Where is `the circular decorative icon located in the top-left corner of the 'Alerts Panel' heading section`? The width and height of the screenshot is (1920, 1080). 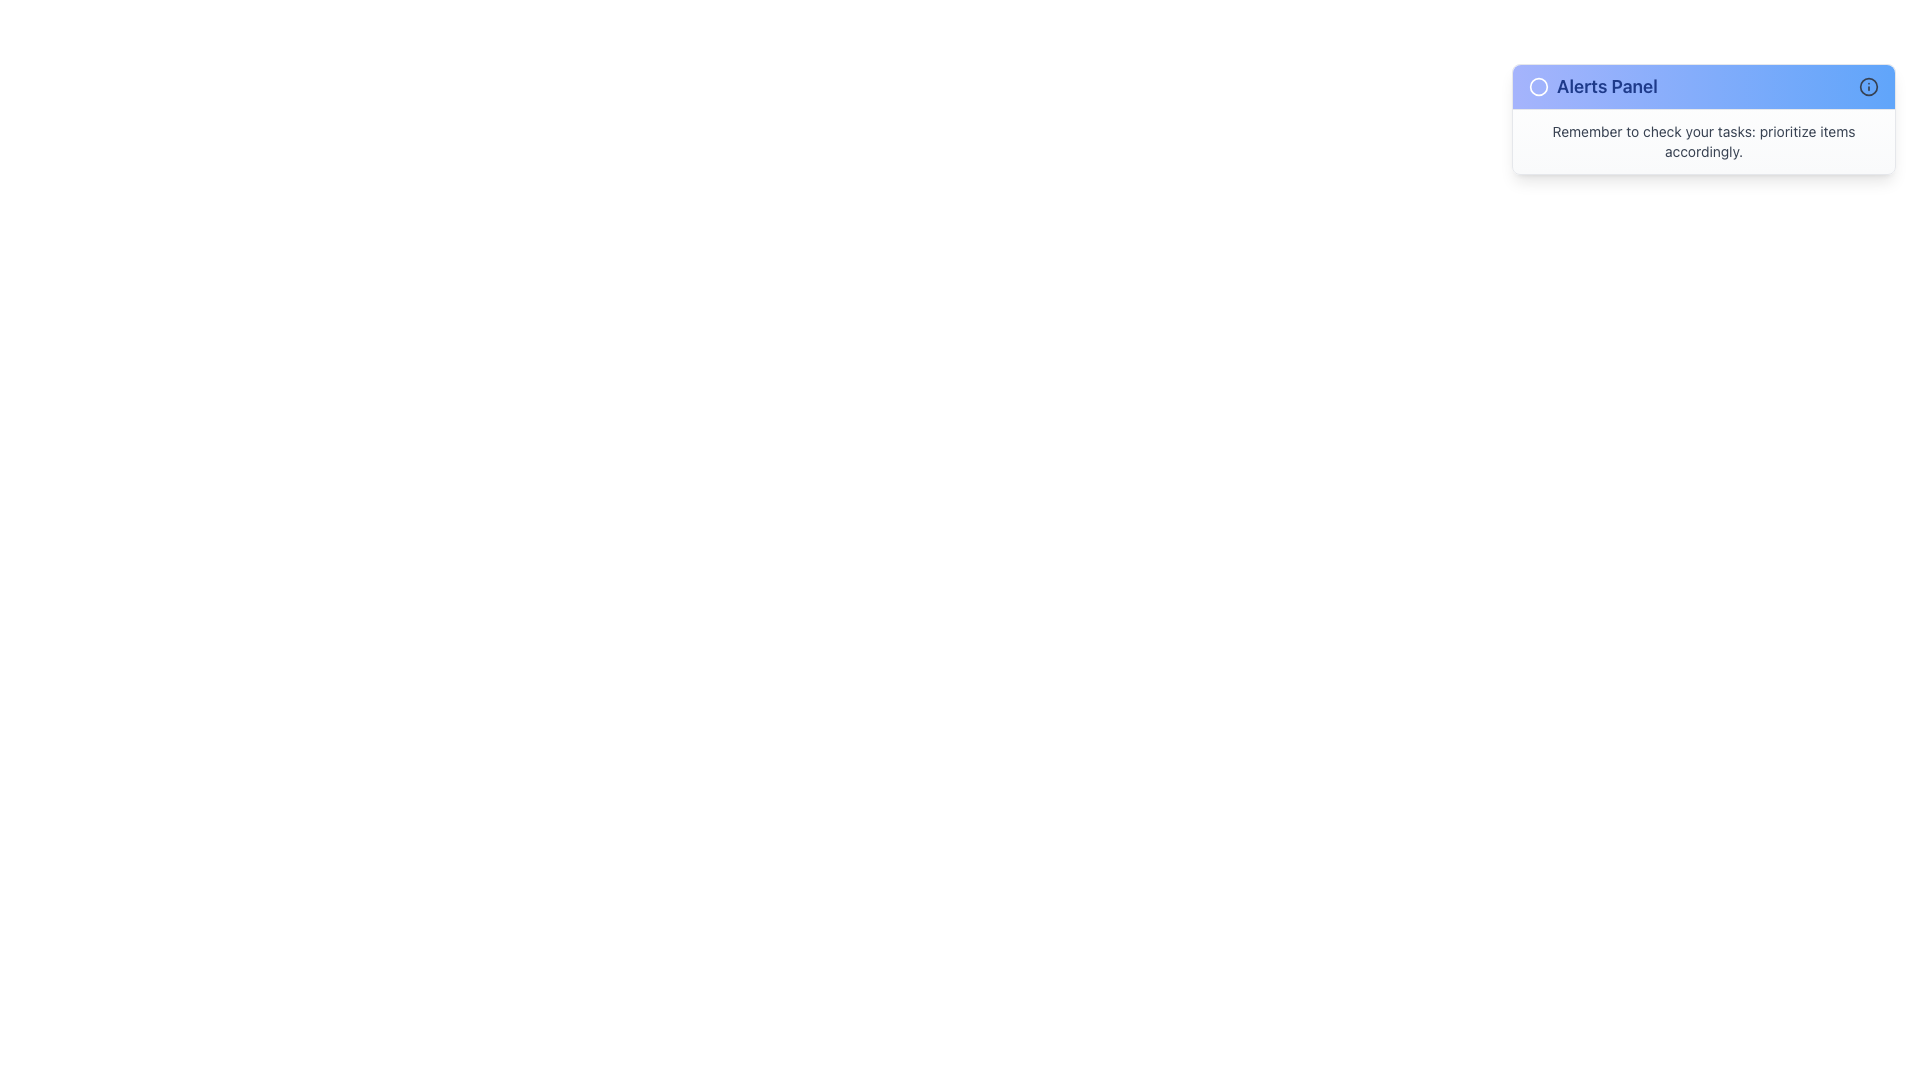 the circular decorative icon located in the top-left corner of the 'Alerts Panel' heading section is located at coordinates (1538, 86).